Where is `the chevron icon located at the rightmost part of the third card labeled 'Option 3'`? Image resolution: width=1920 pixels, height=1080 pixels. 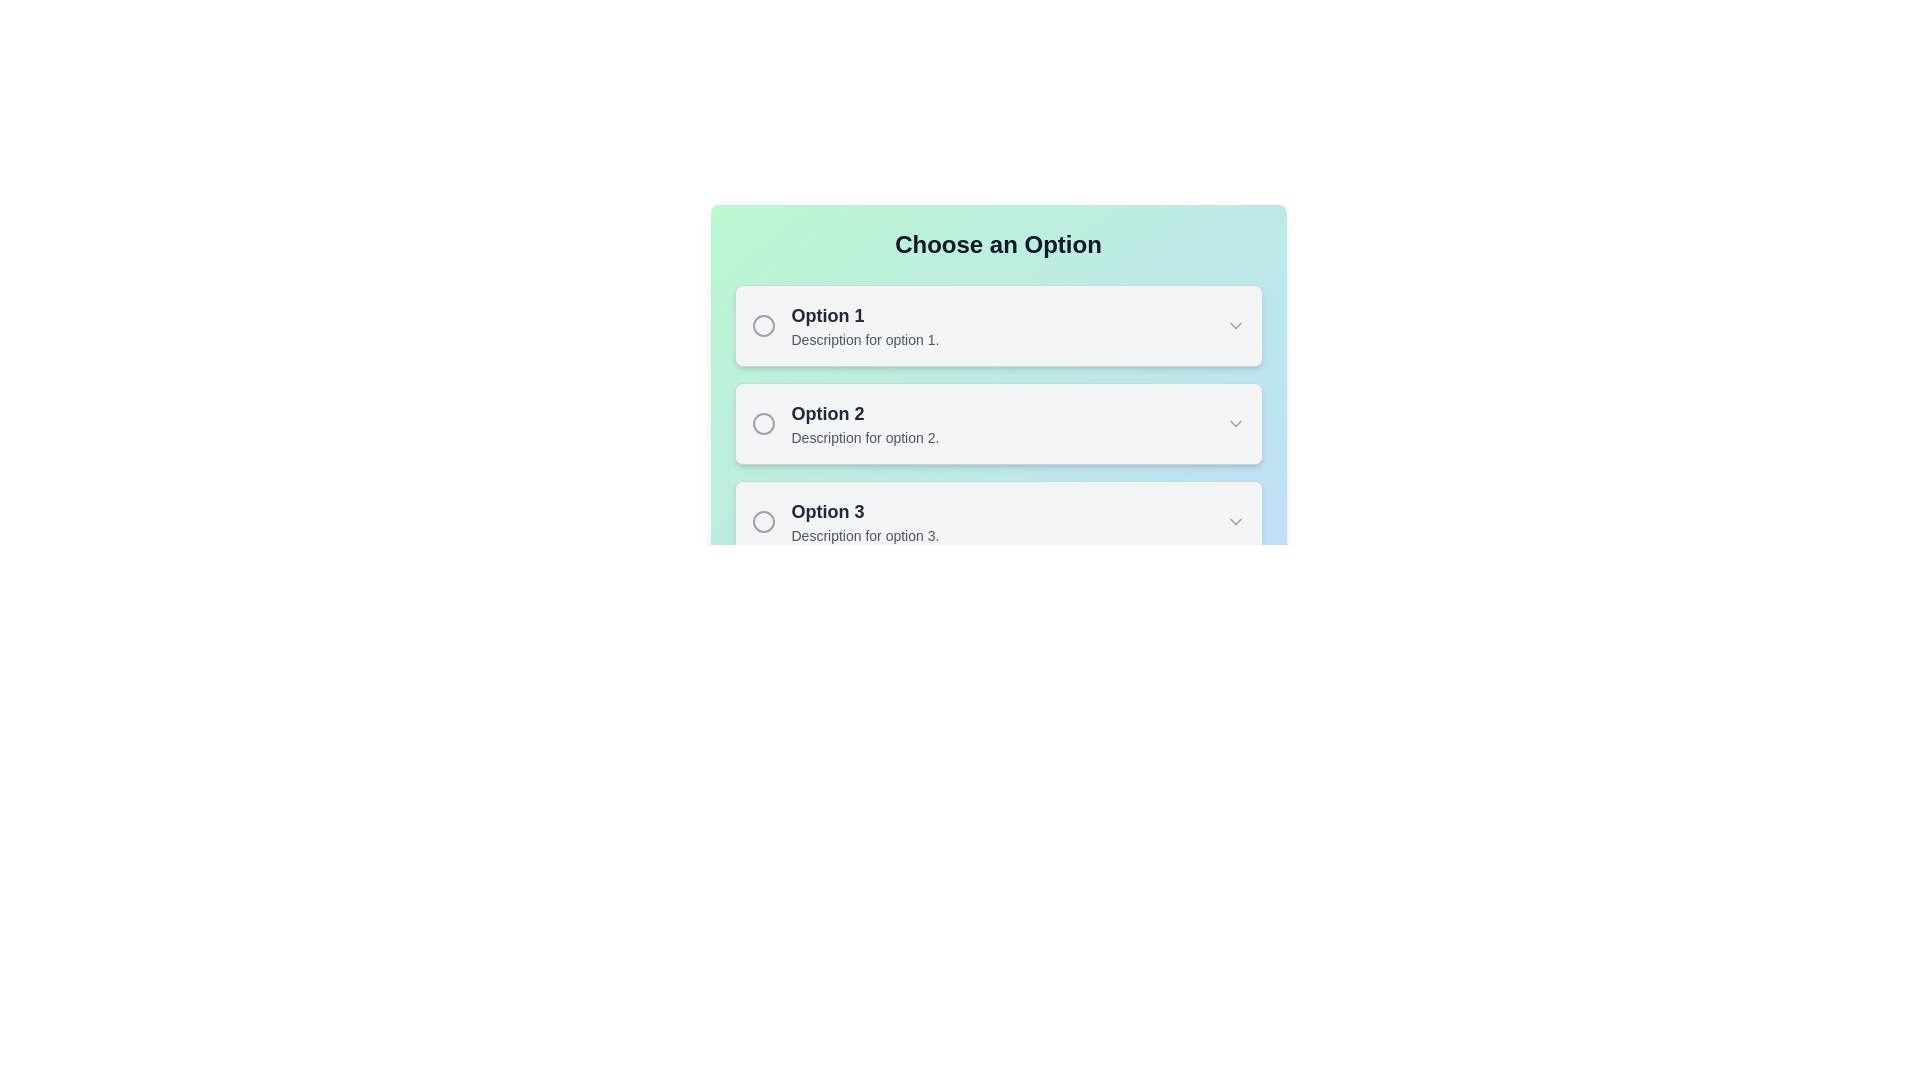 the chevron icon located at the rightmost part of the third card labeled 'Option 3' is located at coordinates (1234, 520).